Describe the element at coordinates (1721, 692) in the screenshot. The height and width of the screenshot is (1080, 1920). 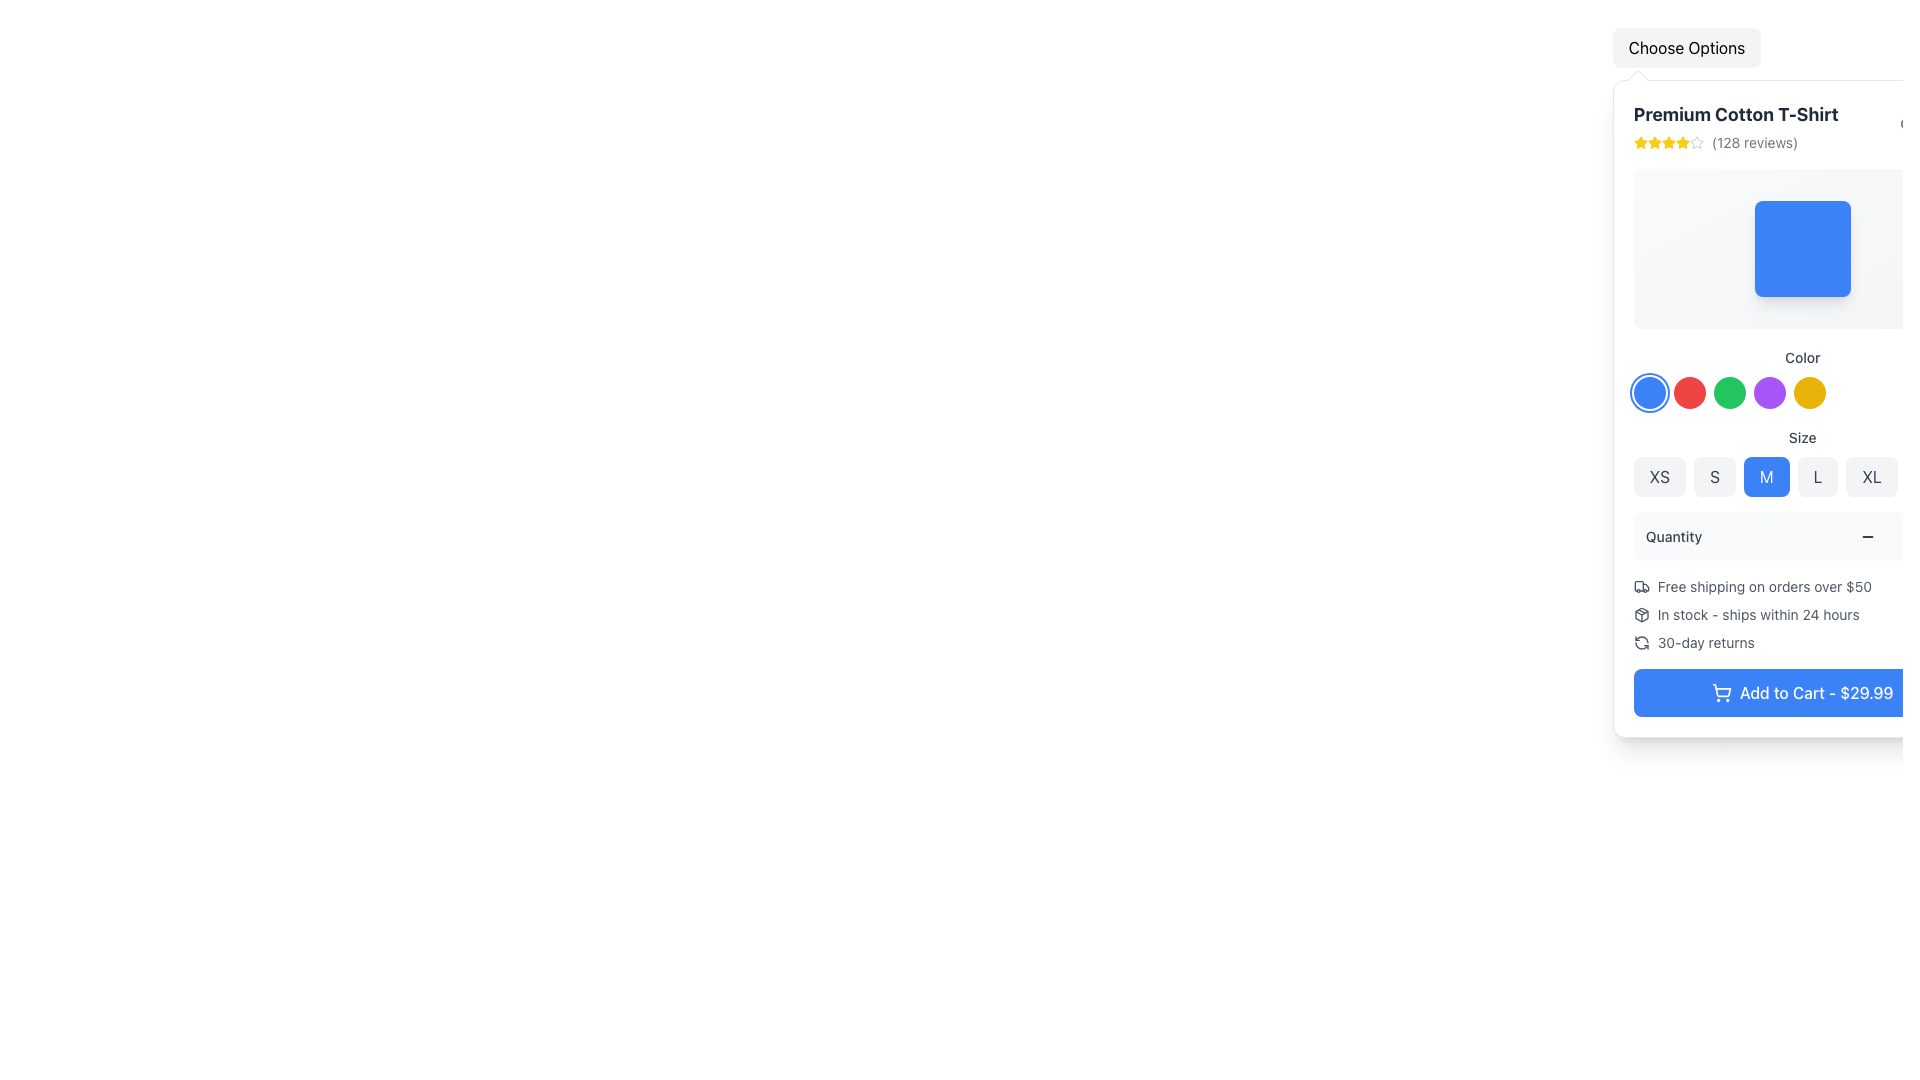
I see `the 'Add to Cart' icon located on the left side of the 'Add to Cart - $29.99' button at the bottom of the product page` at that location.